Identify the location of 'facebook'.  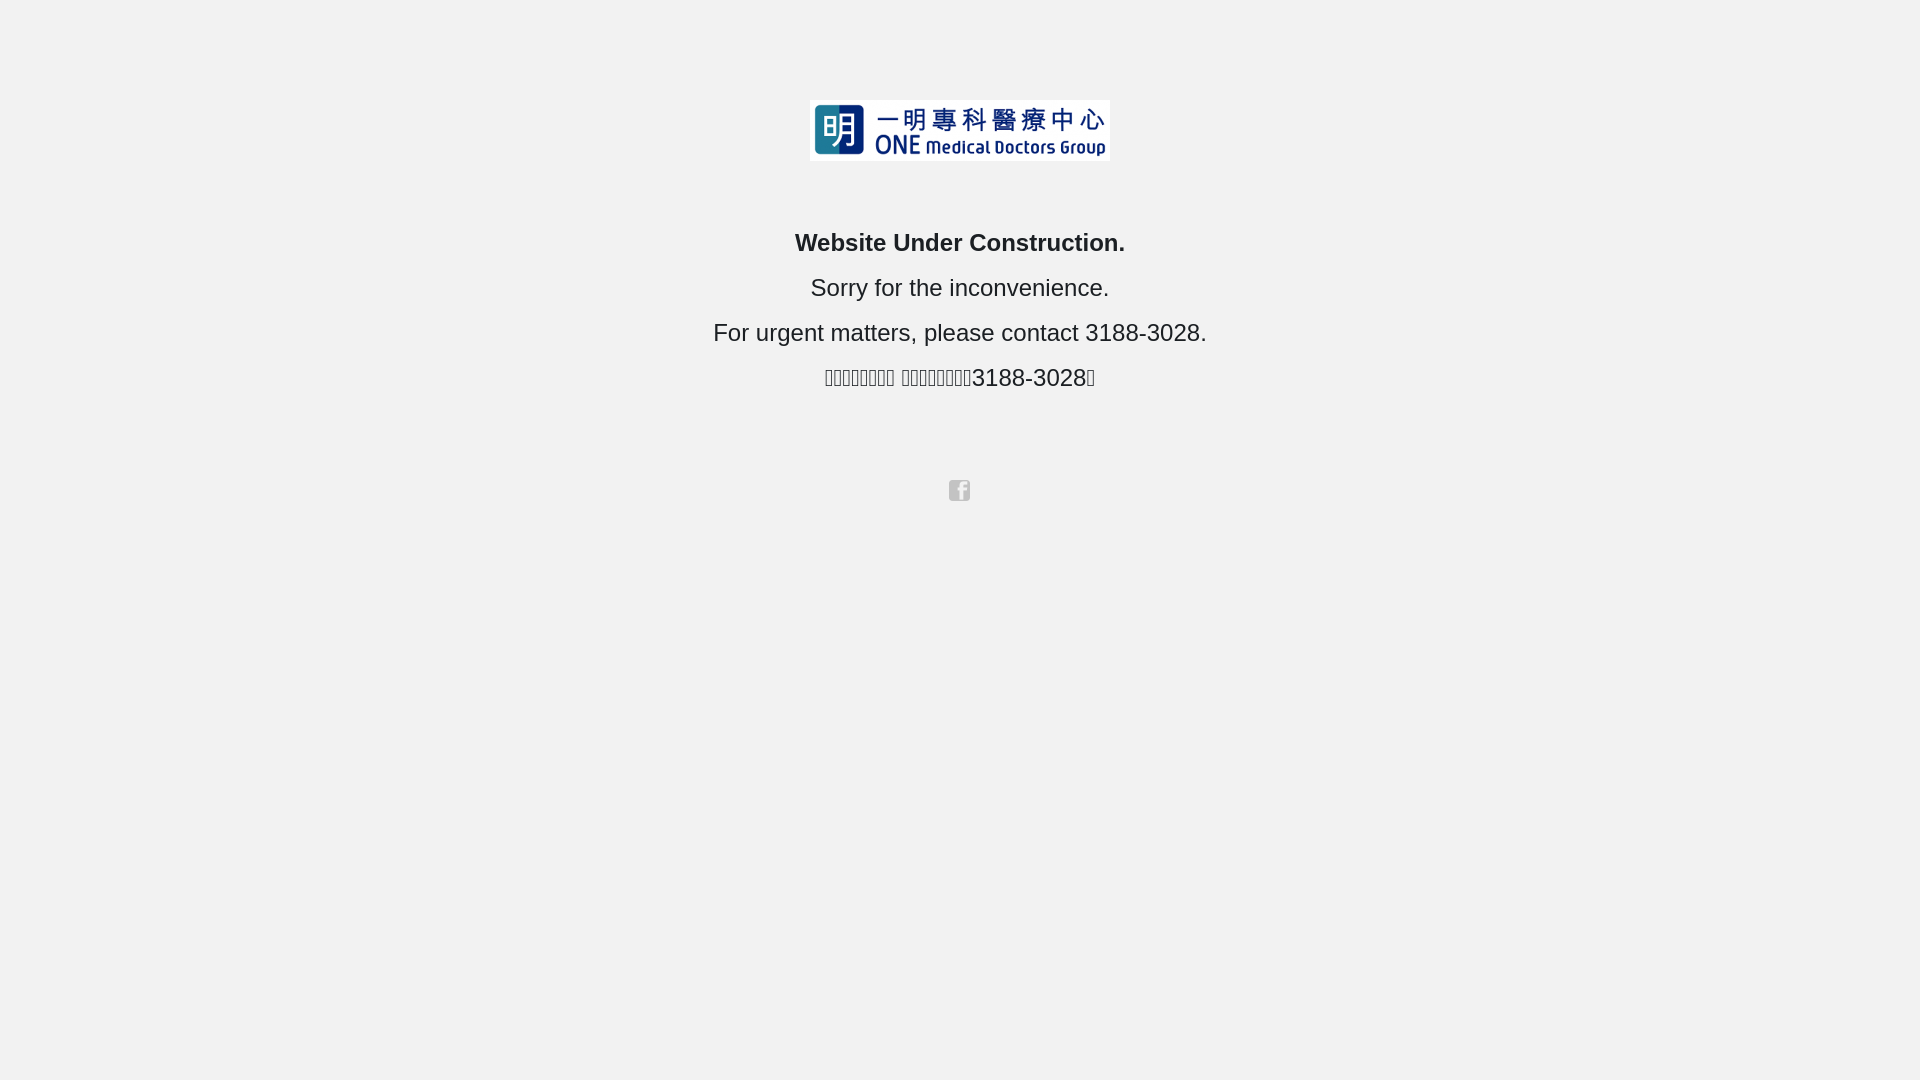
(960, 490).